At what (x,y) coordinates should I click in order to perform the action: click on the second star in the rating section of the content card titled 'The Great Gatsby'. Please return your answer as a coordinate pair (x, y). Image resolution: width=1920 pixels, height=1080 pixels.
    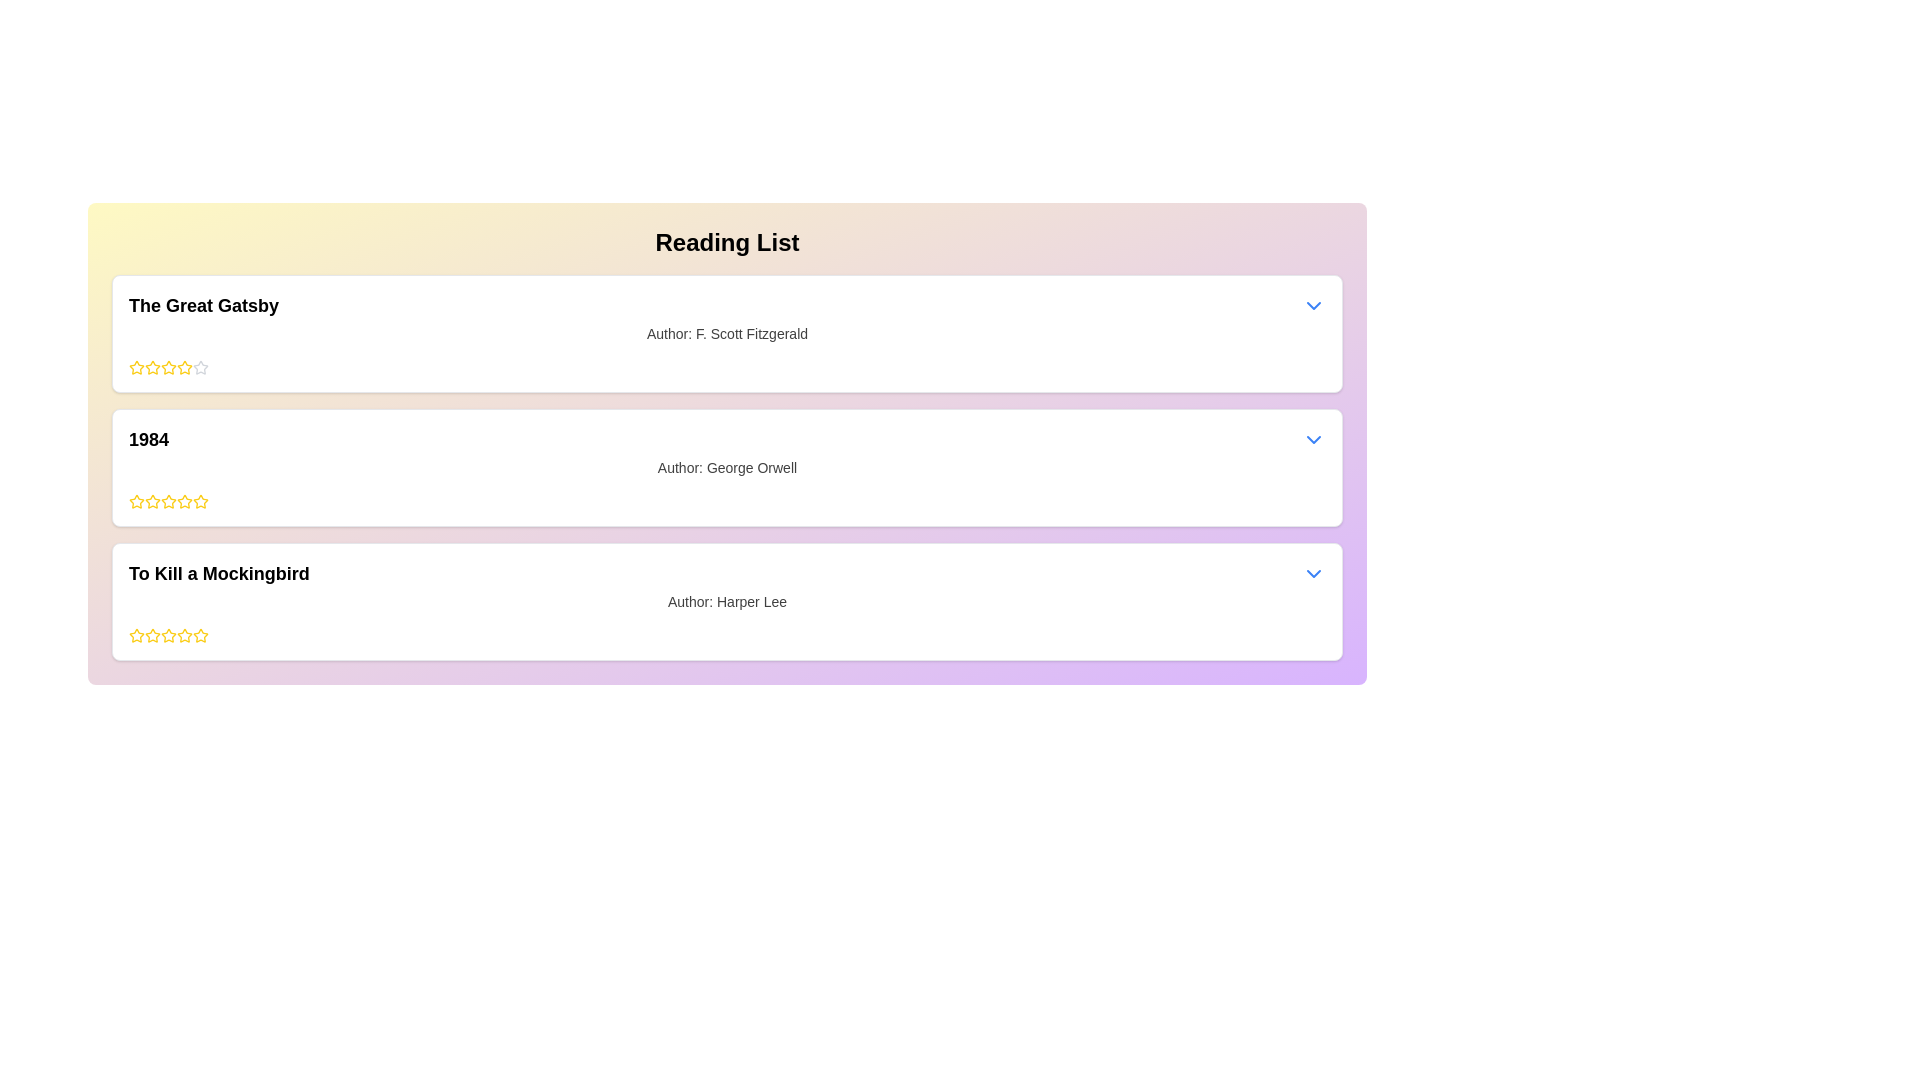
    Looking at the image, I should click on (201, 367).